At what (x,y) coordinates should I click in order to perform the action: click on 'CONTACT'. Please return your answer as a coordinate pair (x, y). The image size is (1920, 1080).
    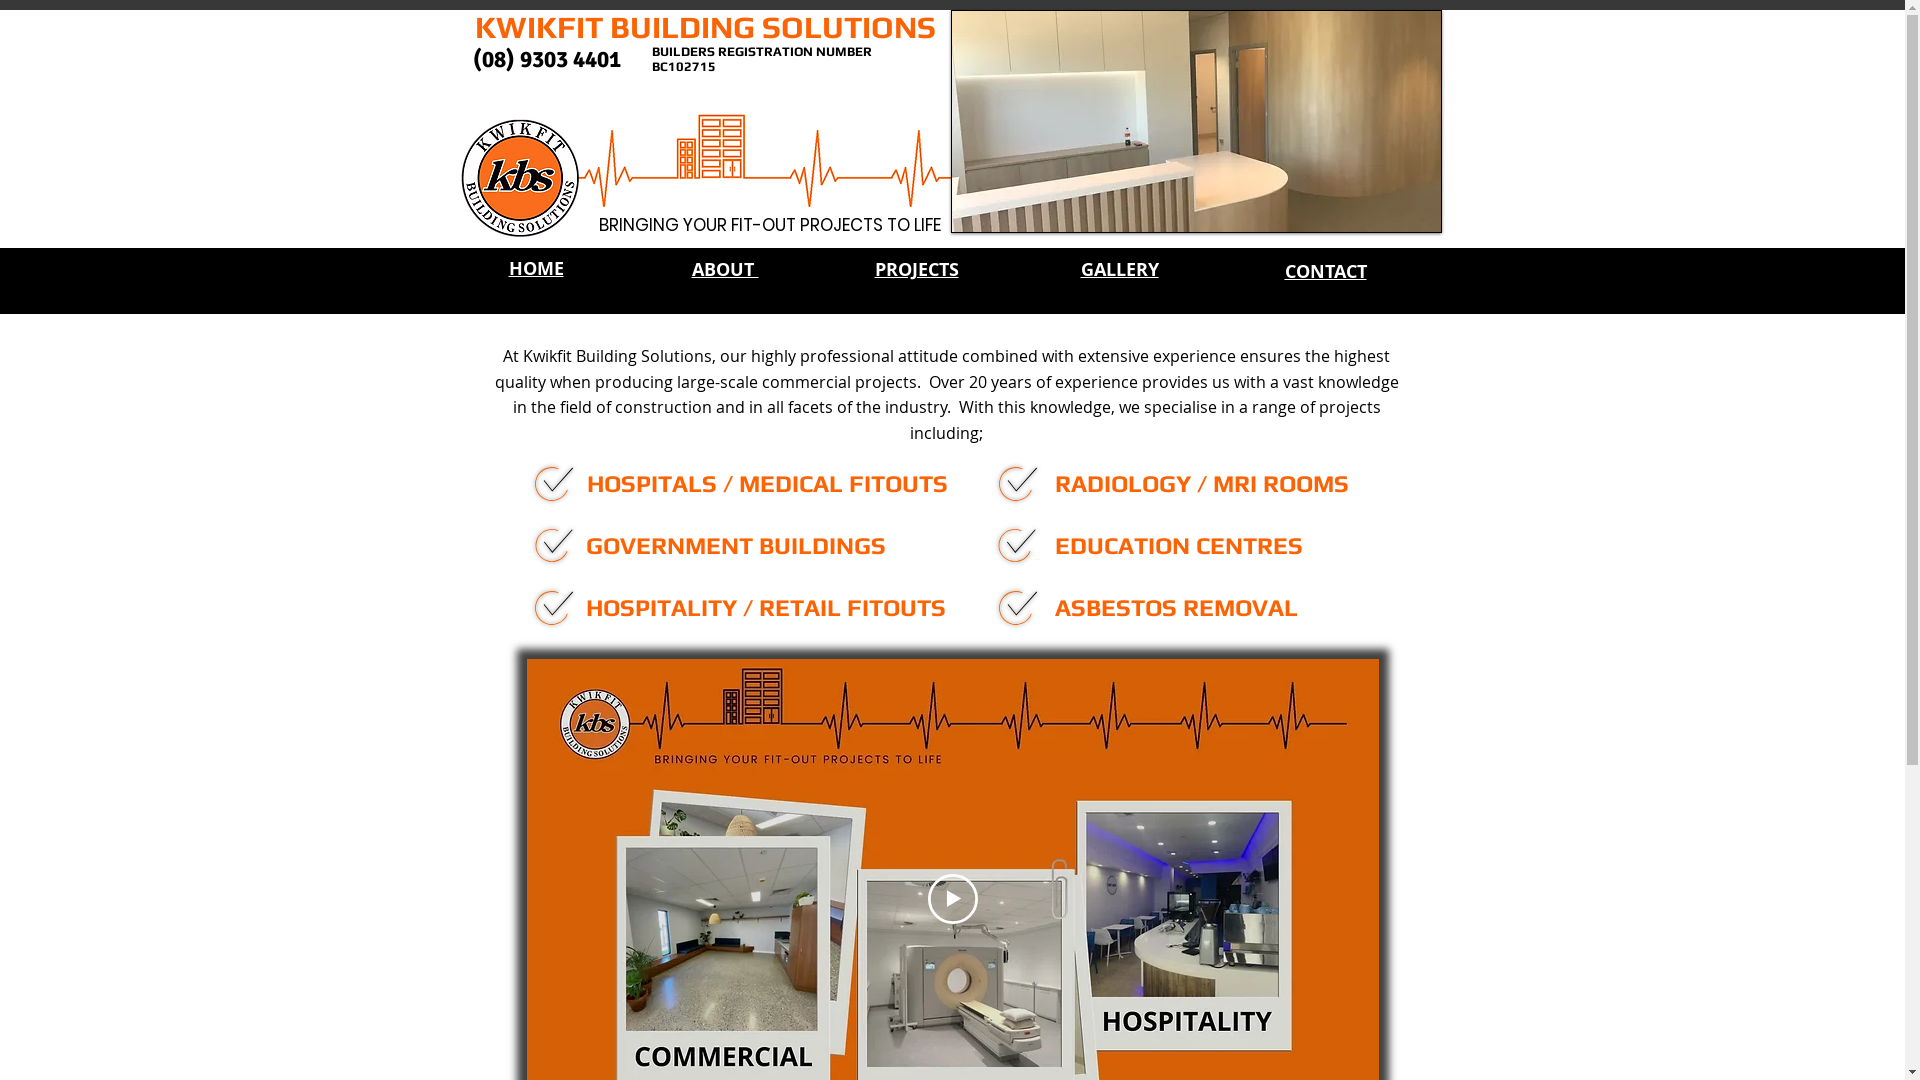
    Looking at the image, I should click on (1283, 271).